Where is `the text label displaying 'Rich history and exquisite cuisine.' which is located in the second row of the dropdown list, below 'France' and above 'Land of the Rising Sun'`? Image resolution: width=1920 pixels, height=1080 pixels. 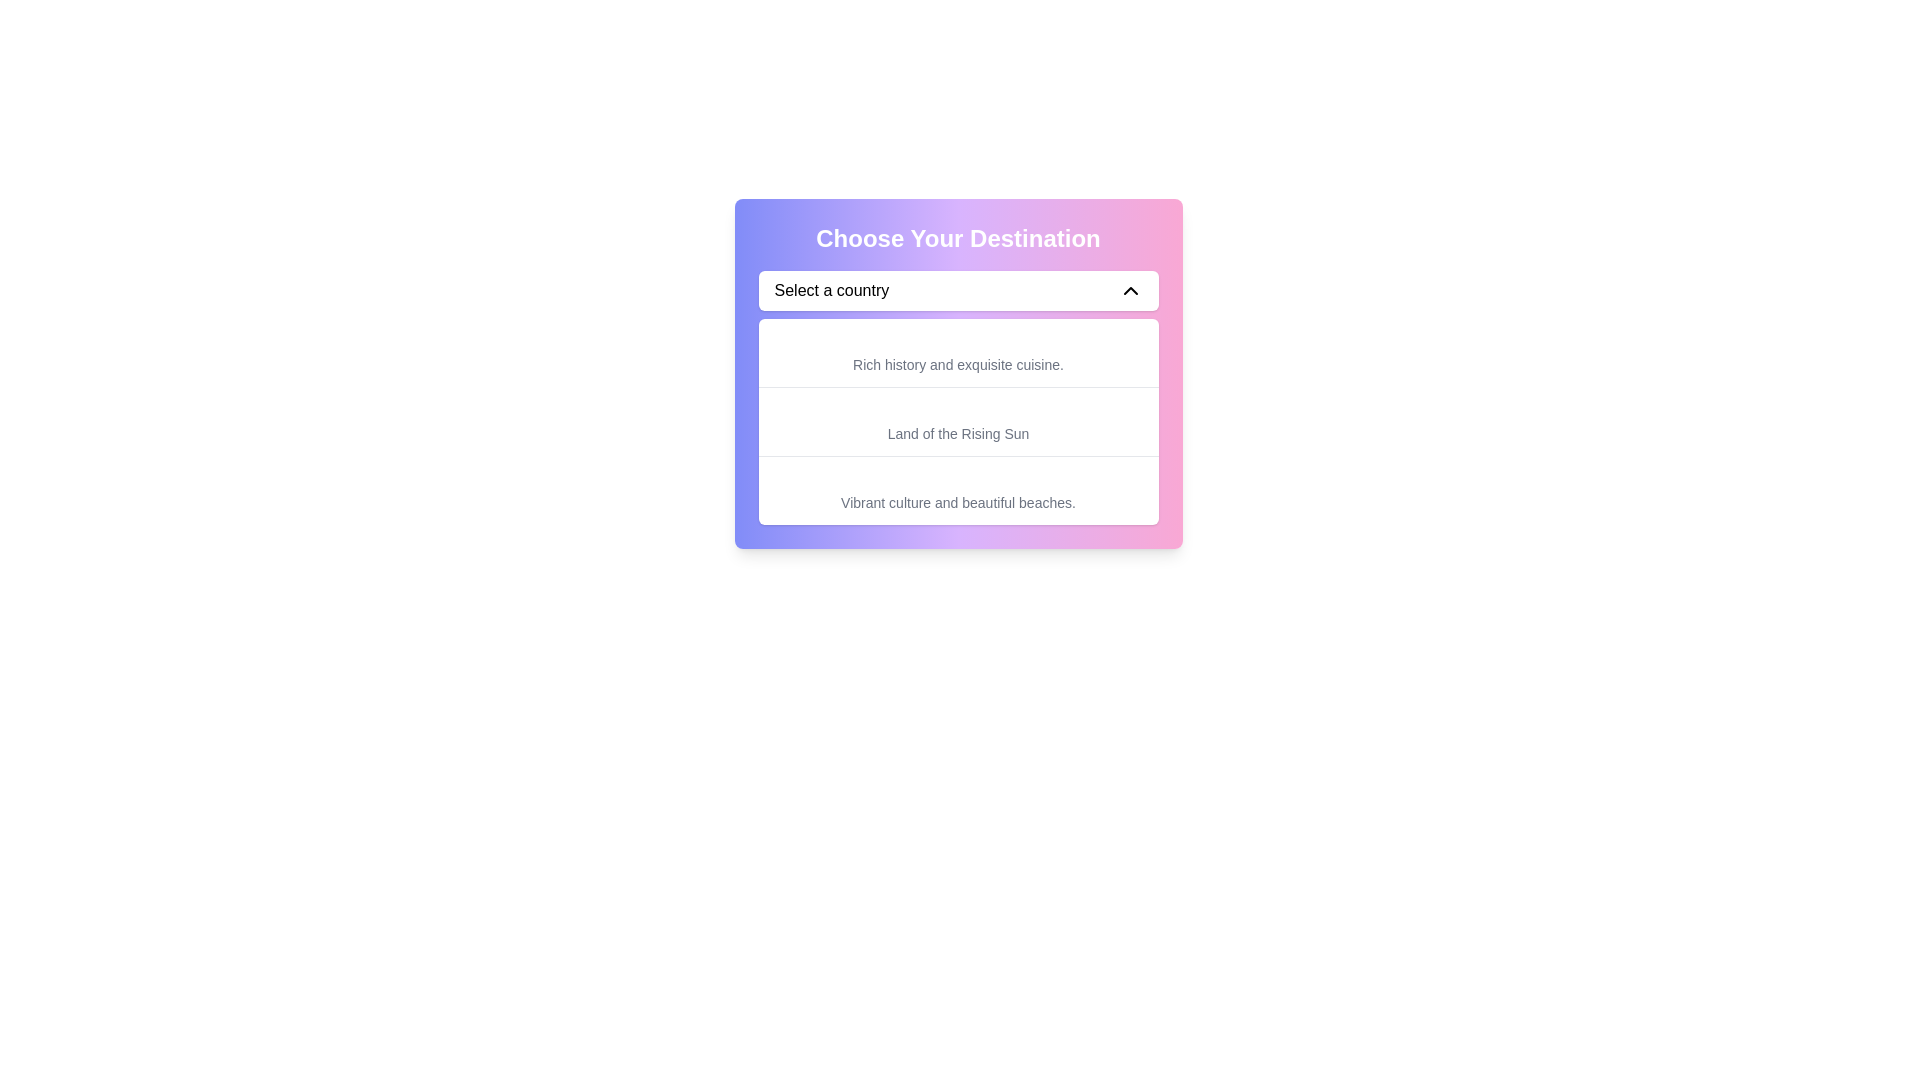 the text label displaying 'Rich history and exquisite cuisine.' which is located in the second row of the dropdown list, below 'France' and above 'Land of the Rising Sun' is located at coordinates (957, 352).